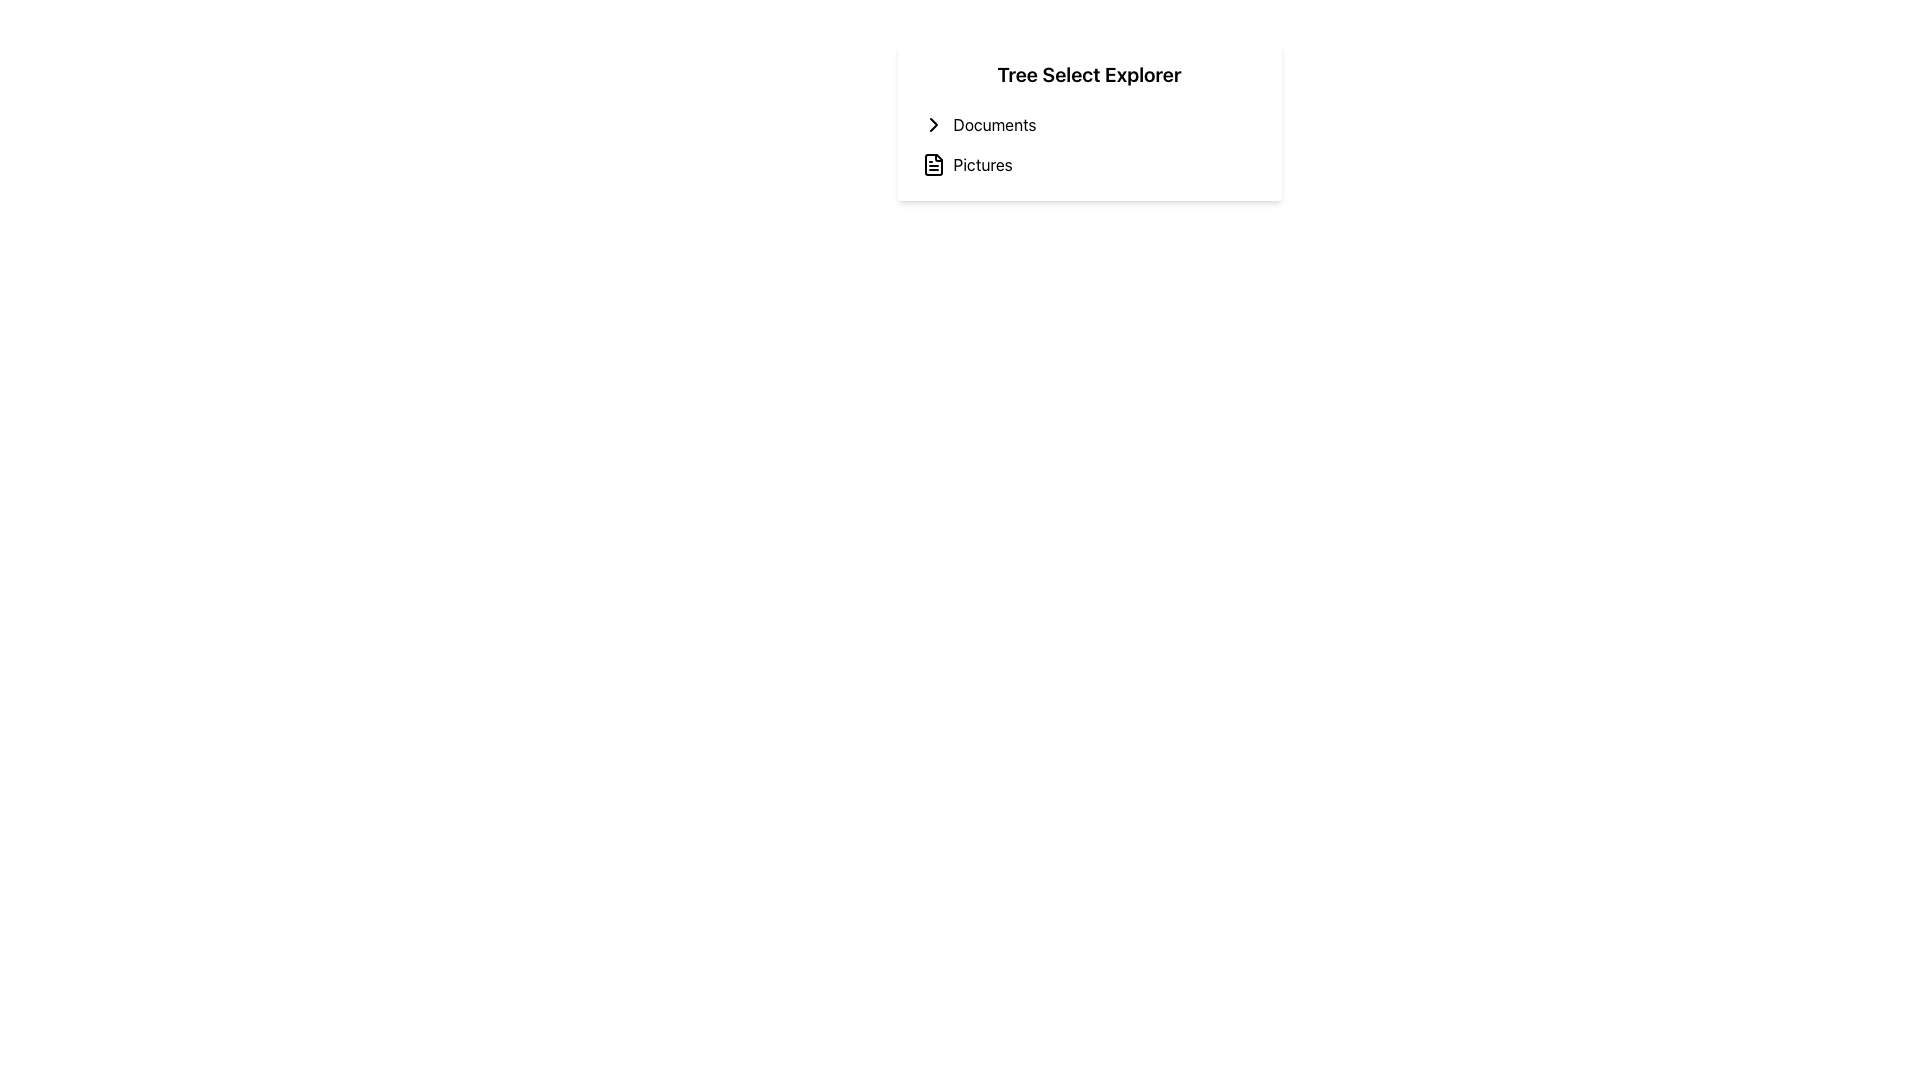 This screenshot has height=1080, width=1920. I want to click on the text 'Documents' in the tree navigation structure, so click(994, 124).